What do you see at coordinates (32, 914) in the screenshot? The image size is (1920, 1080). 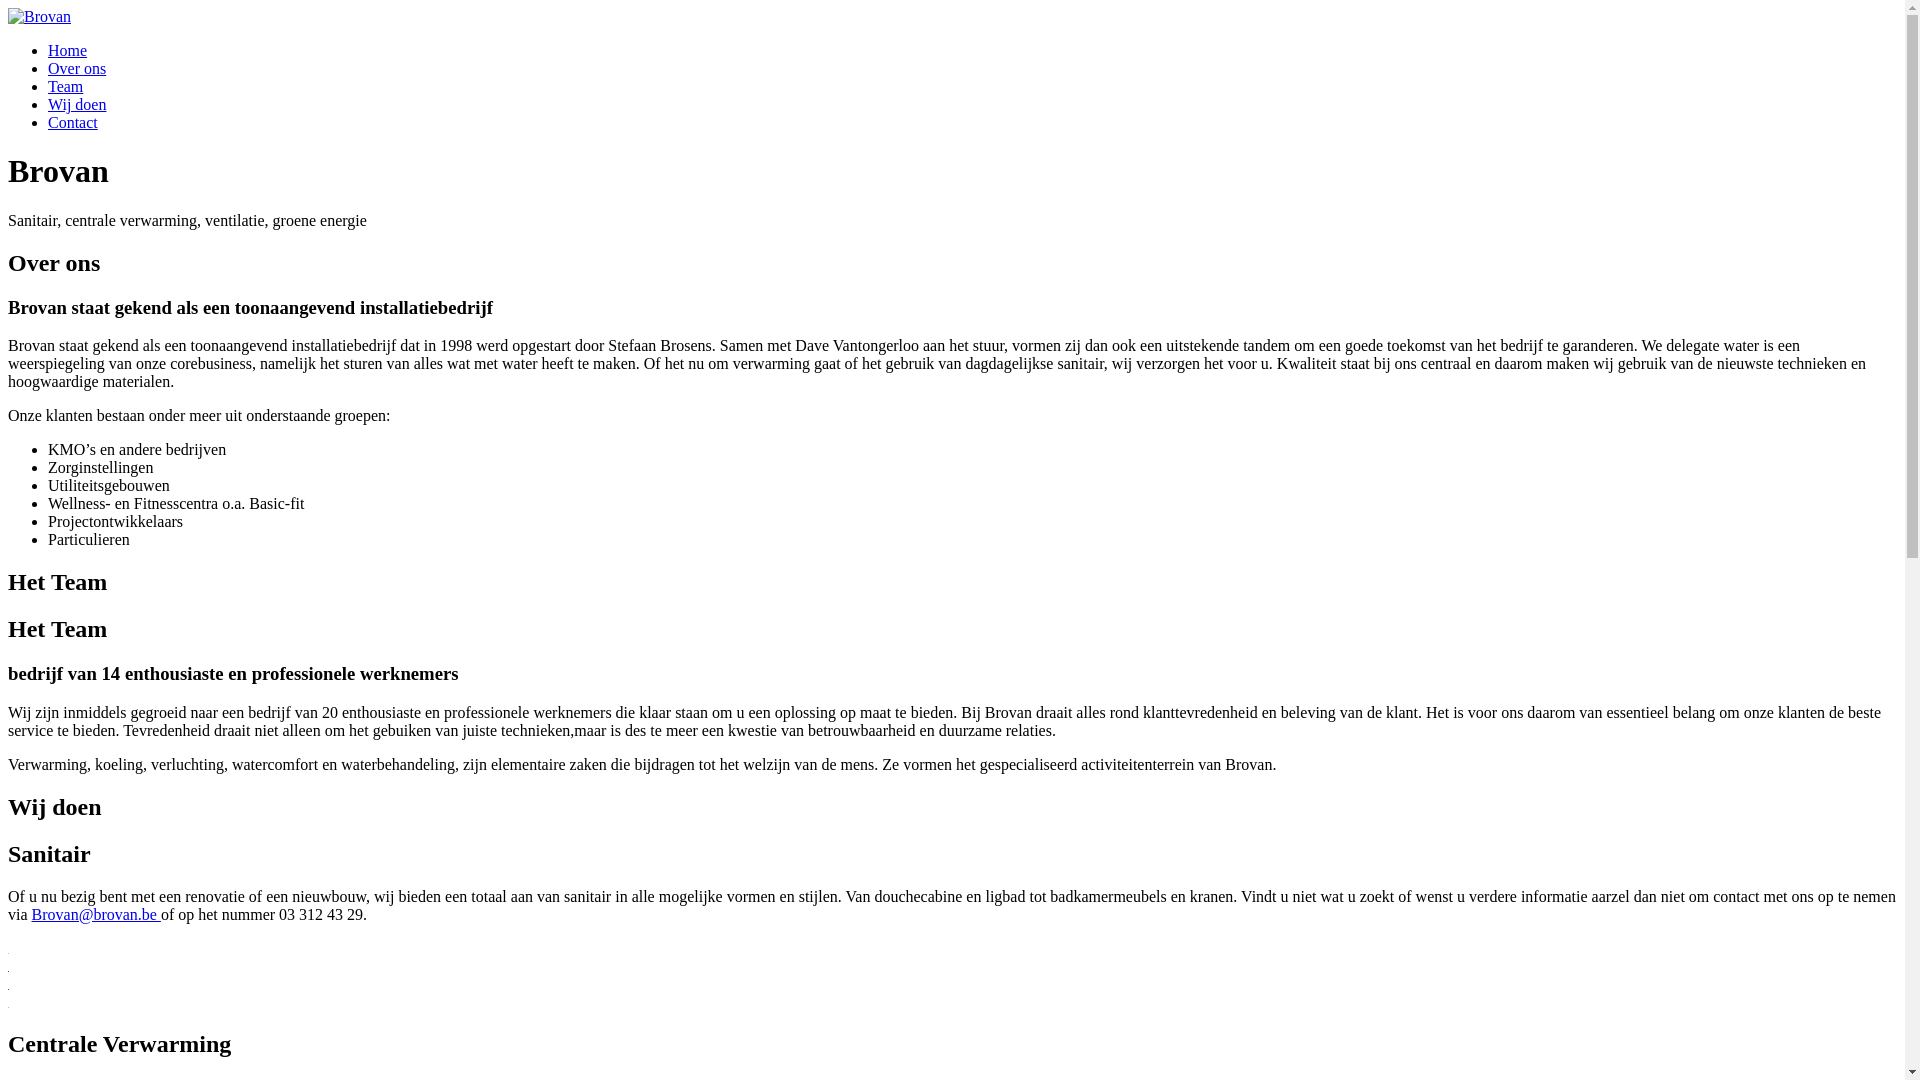 I see `'Brovan@brovan.be'` at bounding box center [32, 914].